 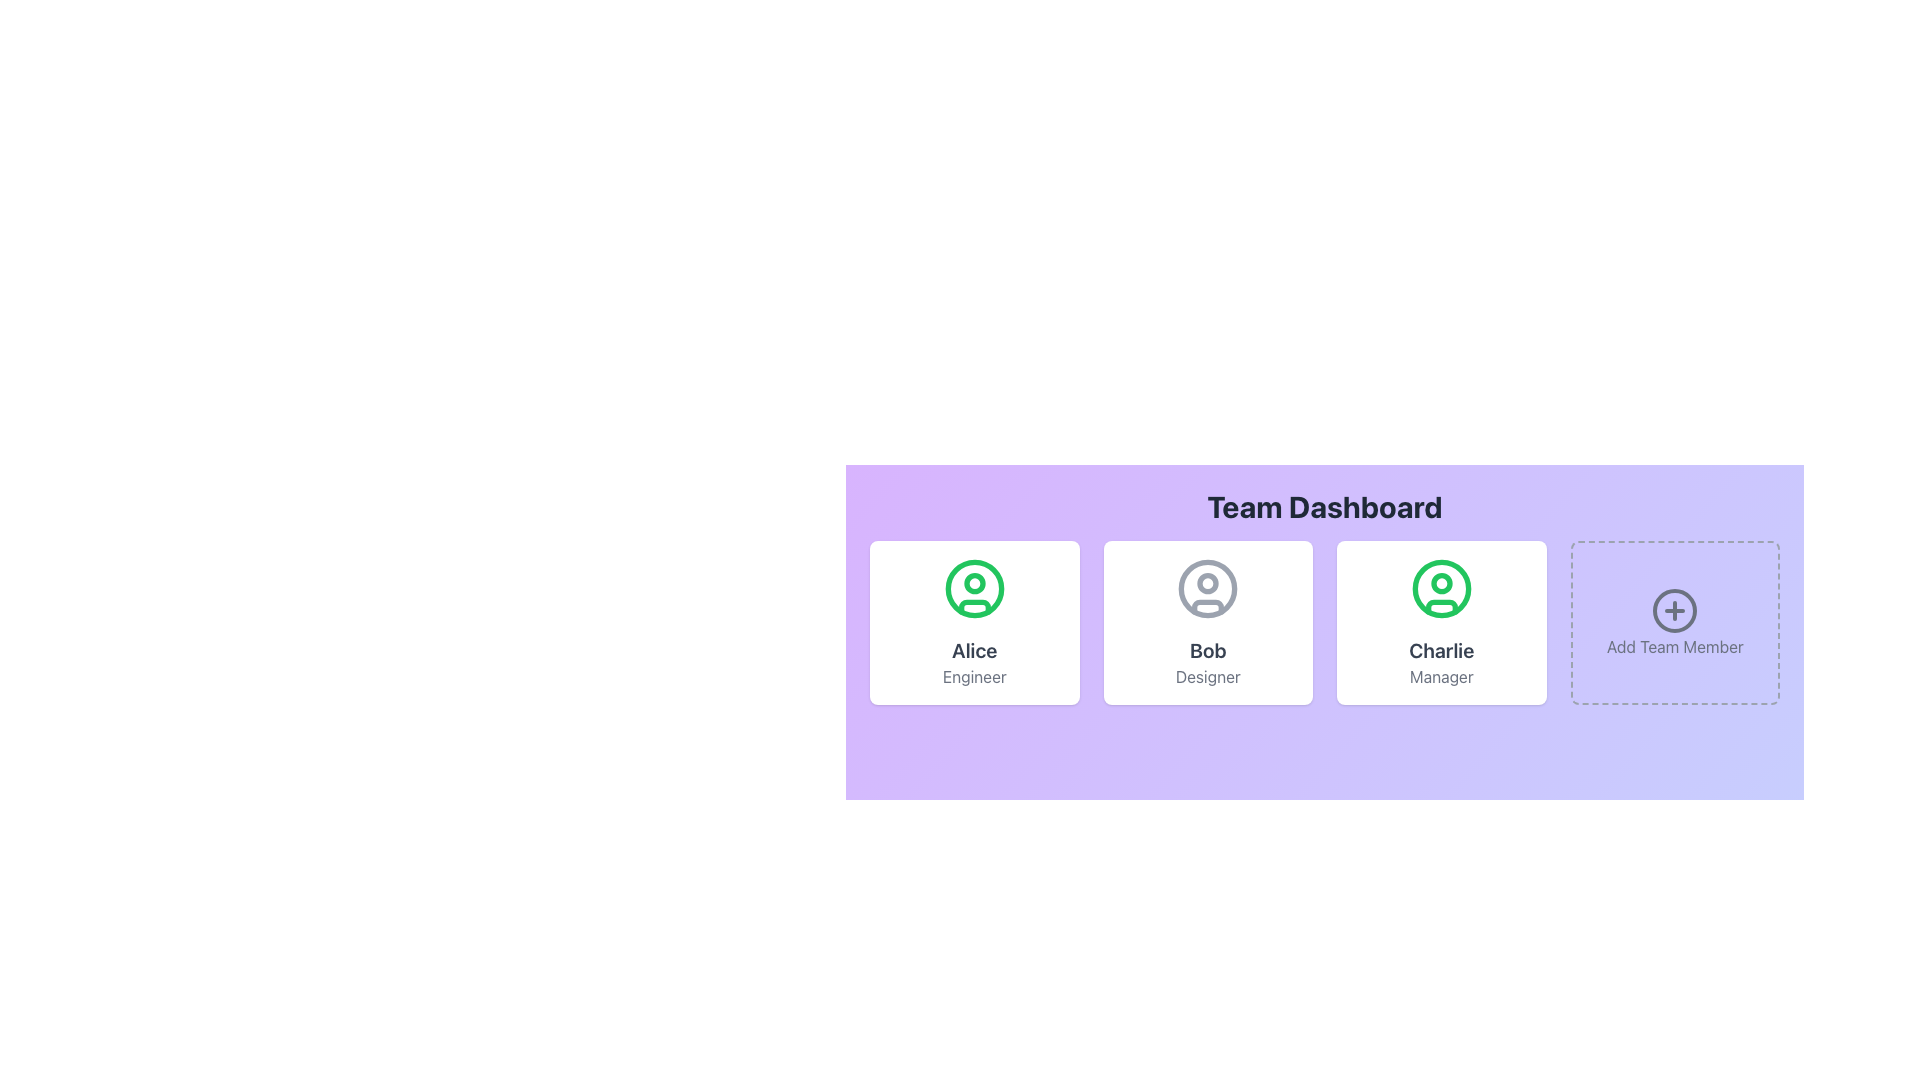 What do you see at coordinates (1207, 676) in the screenshot?
I see `the text label displaying 'Designer' in gray, located below the name 'Bob' in the profile card` at bounding box center [1207, 676].